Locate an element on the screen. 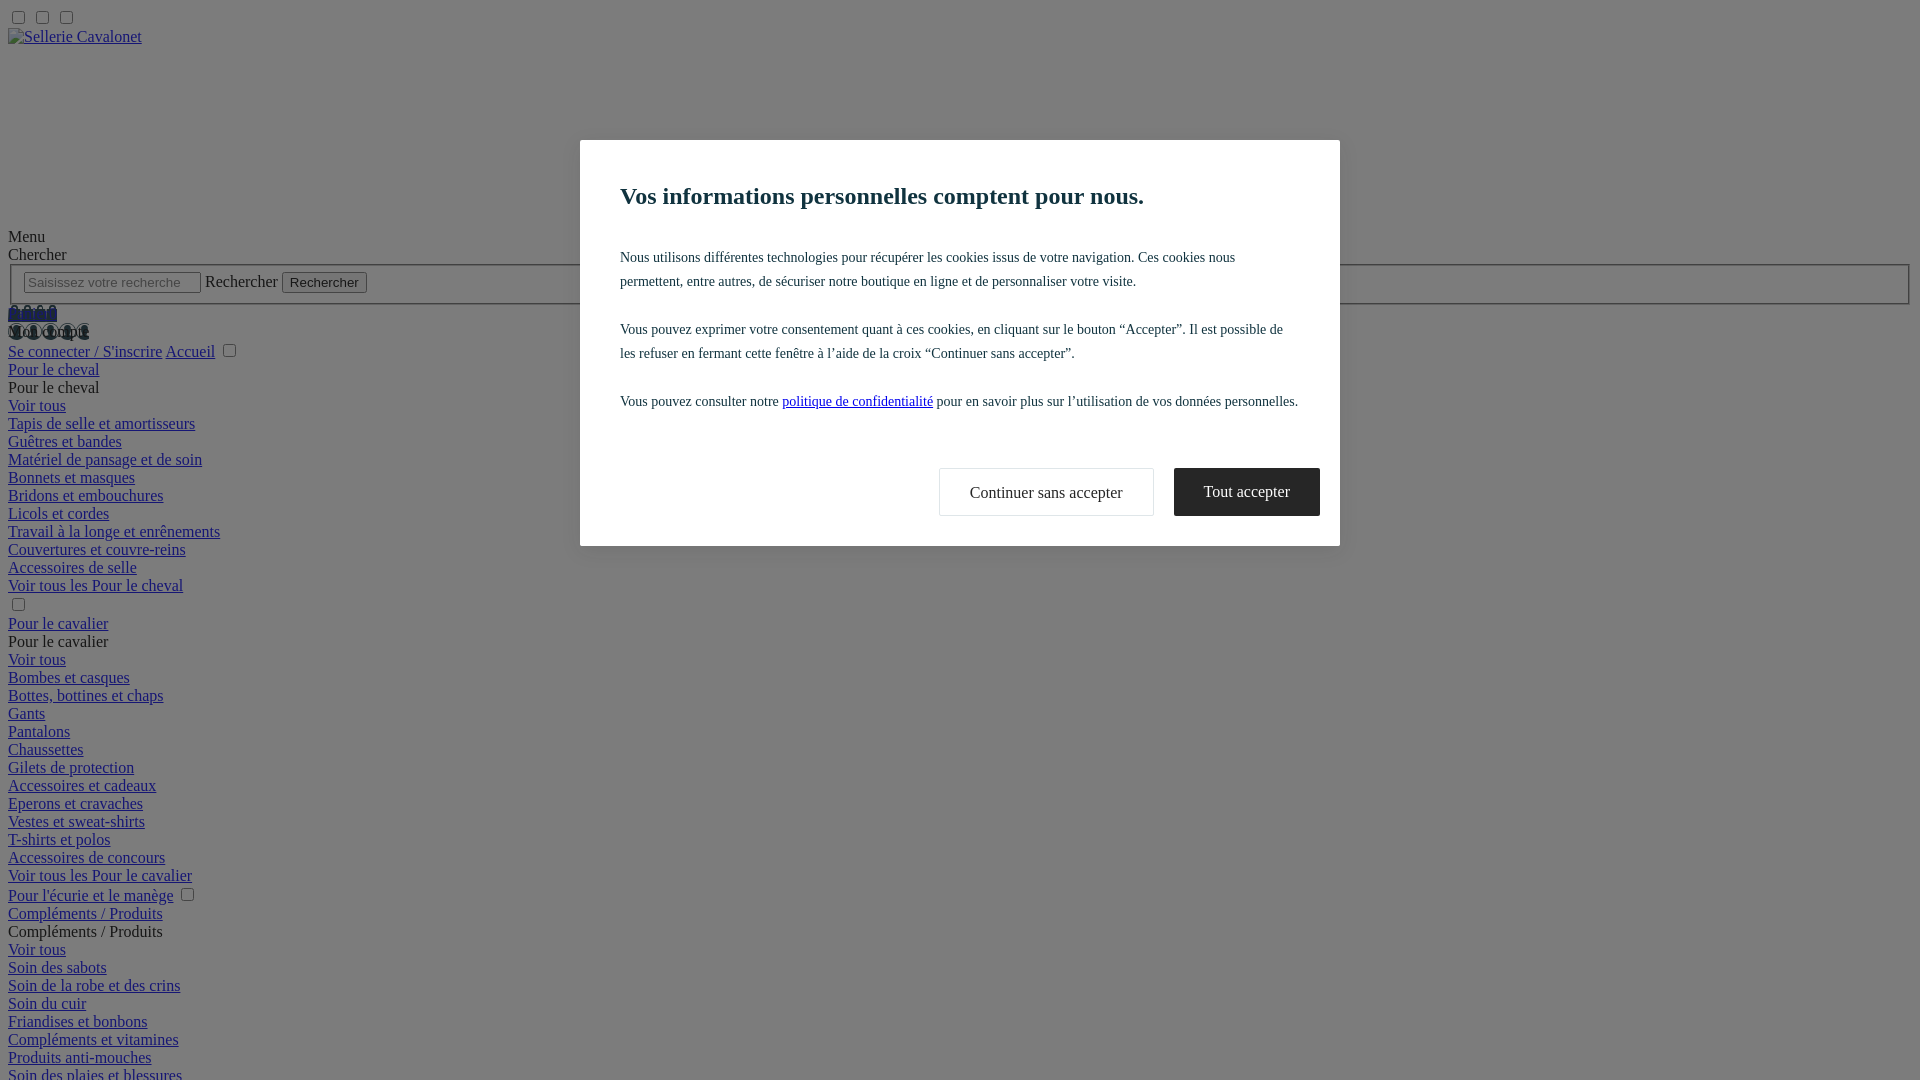 The width and height of the screenshot is (1920, 1080). 'Couvertures et couvre-reins' is located at coordinates (95, 549).